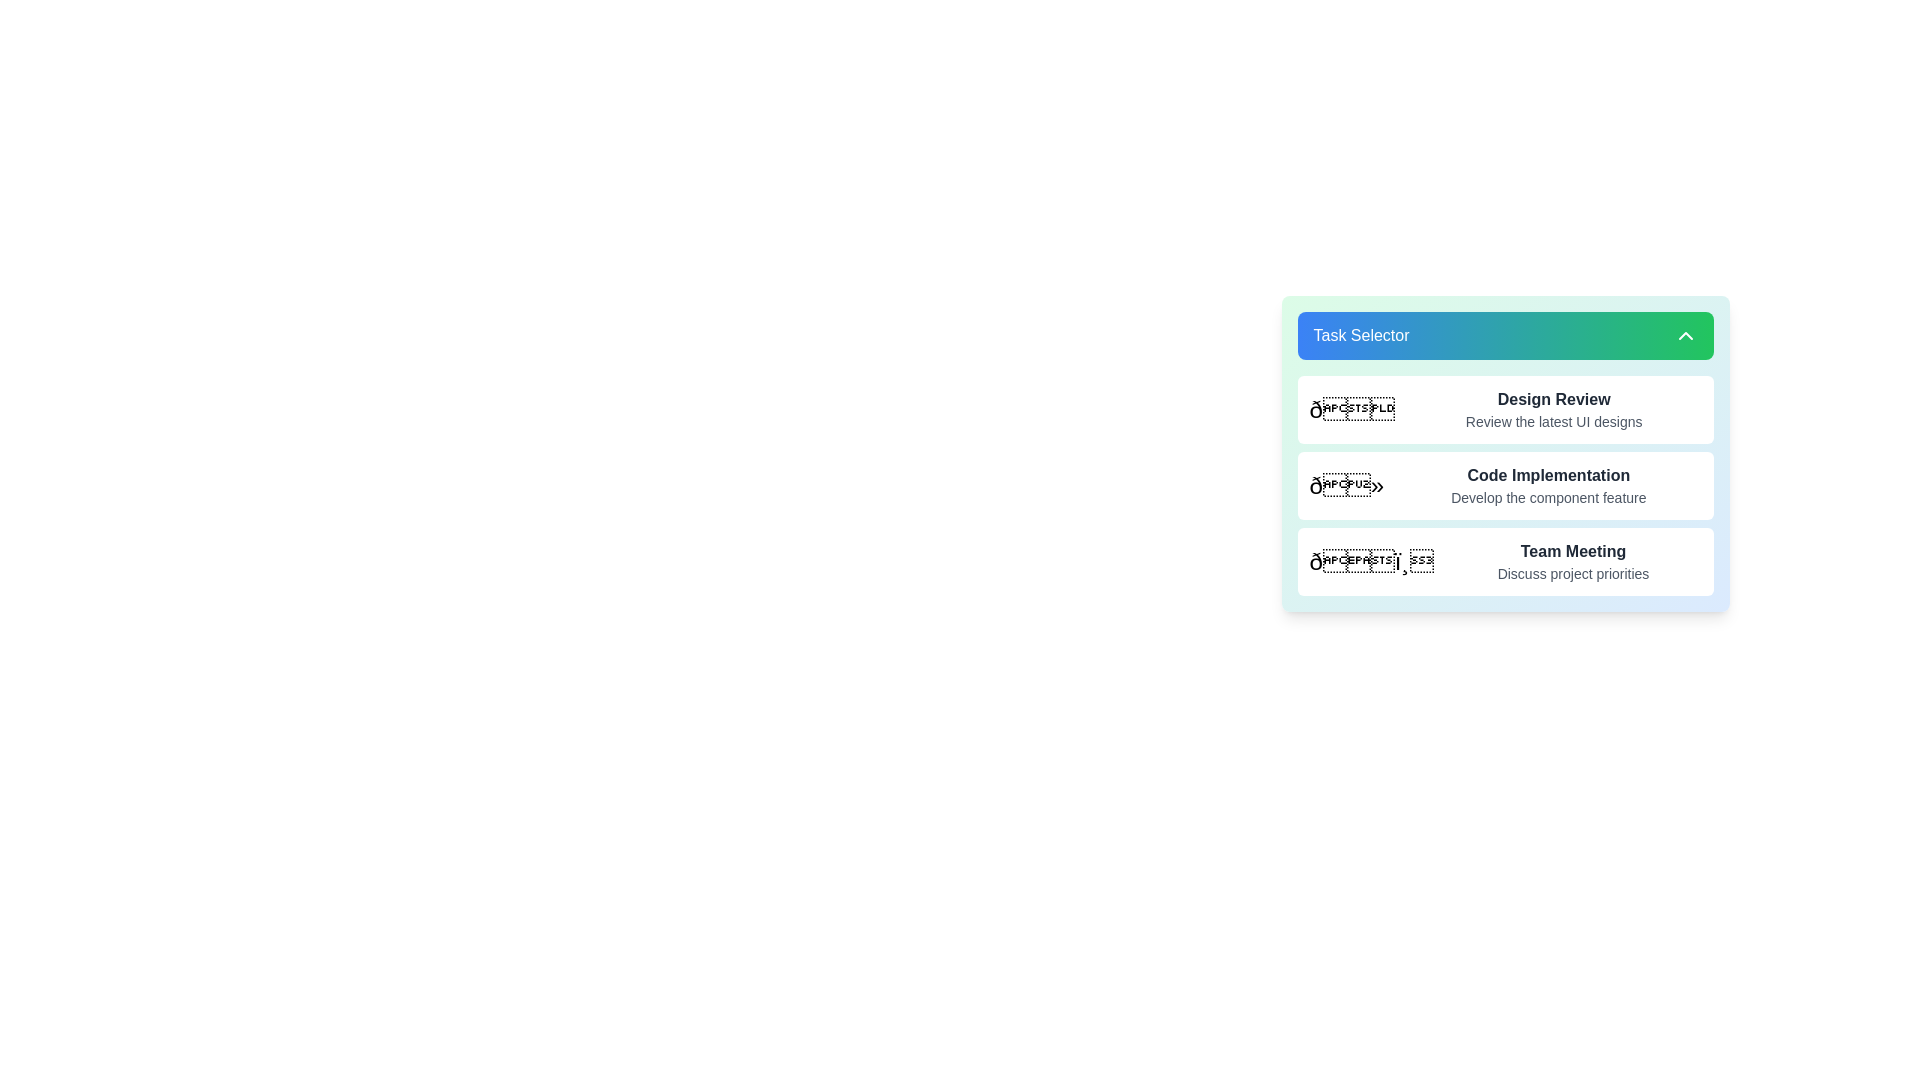 This screenshot has height=1080, width=1920. Describe the element at coordinates (1547, 486) in the screenshot. I see `text of the Label that displays 'Code Implementation' and 'Develop the component feature', which is located in the middle row of a vertical list of task selections` at that location.